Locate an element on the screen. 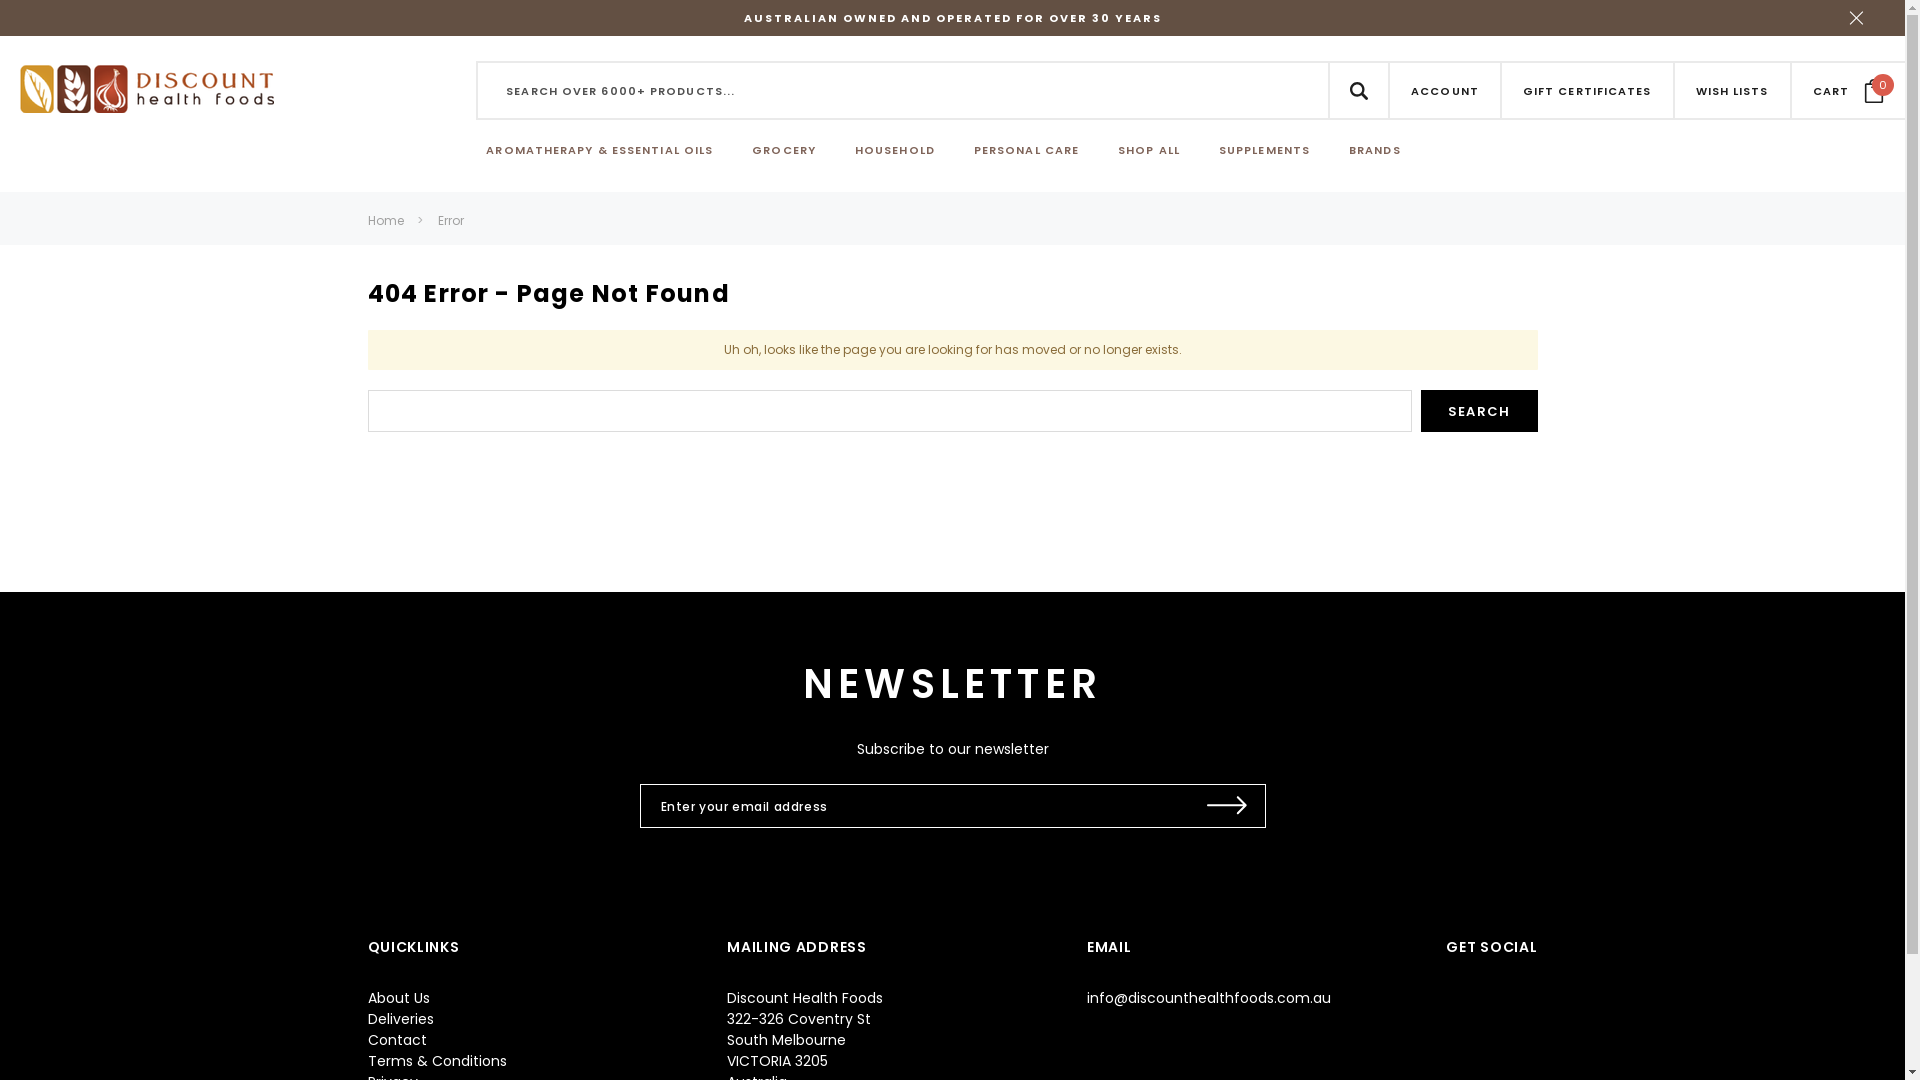 Image resolution: width=1920 pixels, height=1080 pixels. 'GIFT CERTIFICATES' is located at coordinates (1586, 90).